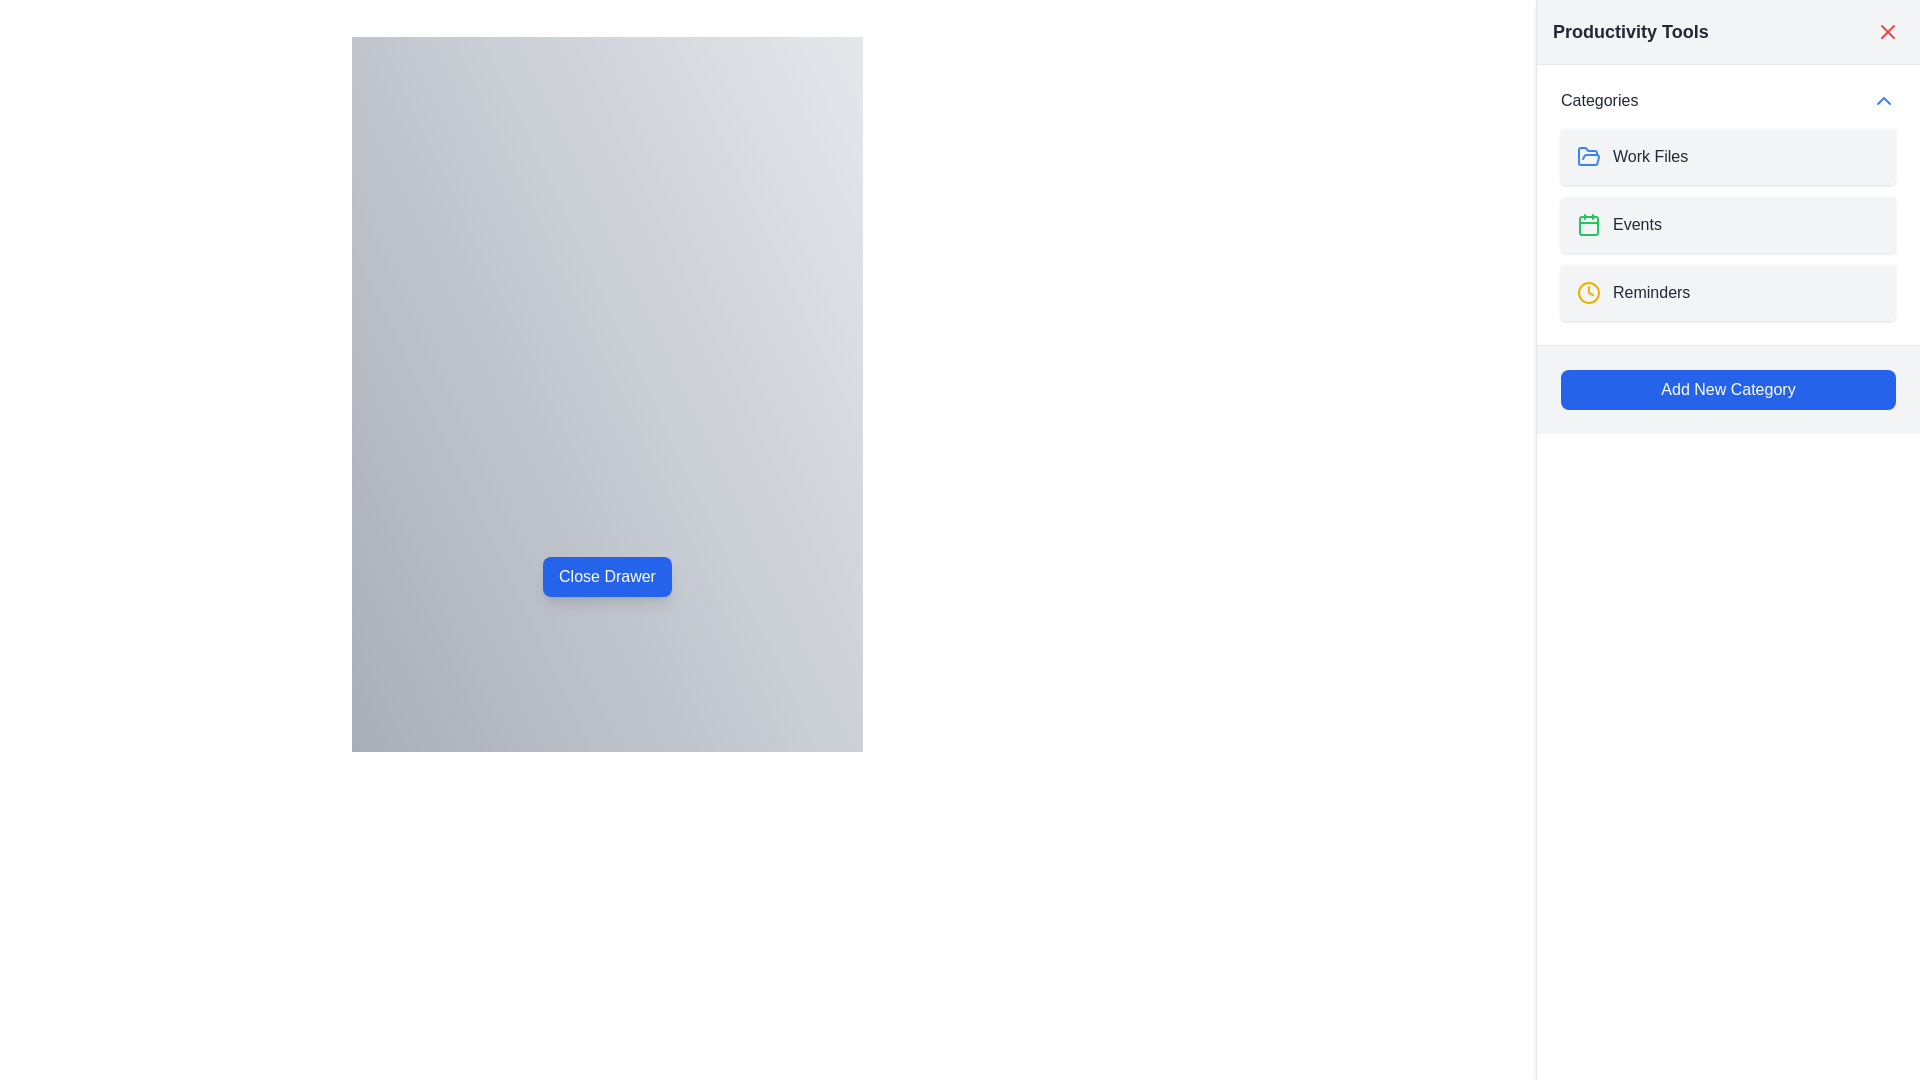 The width and height of the screenshot is (1920, 1080). Describe the element at coordinates (1886, 31) in the screenshot. I see `the red-colored cross icon button in the top-right corner of the 'Productivity Tools' sidebar` at that location.